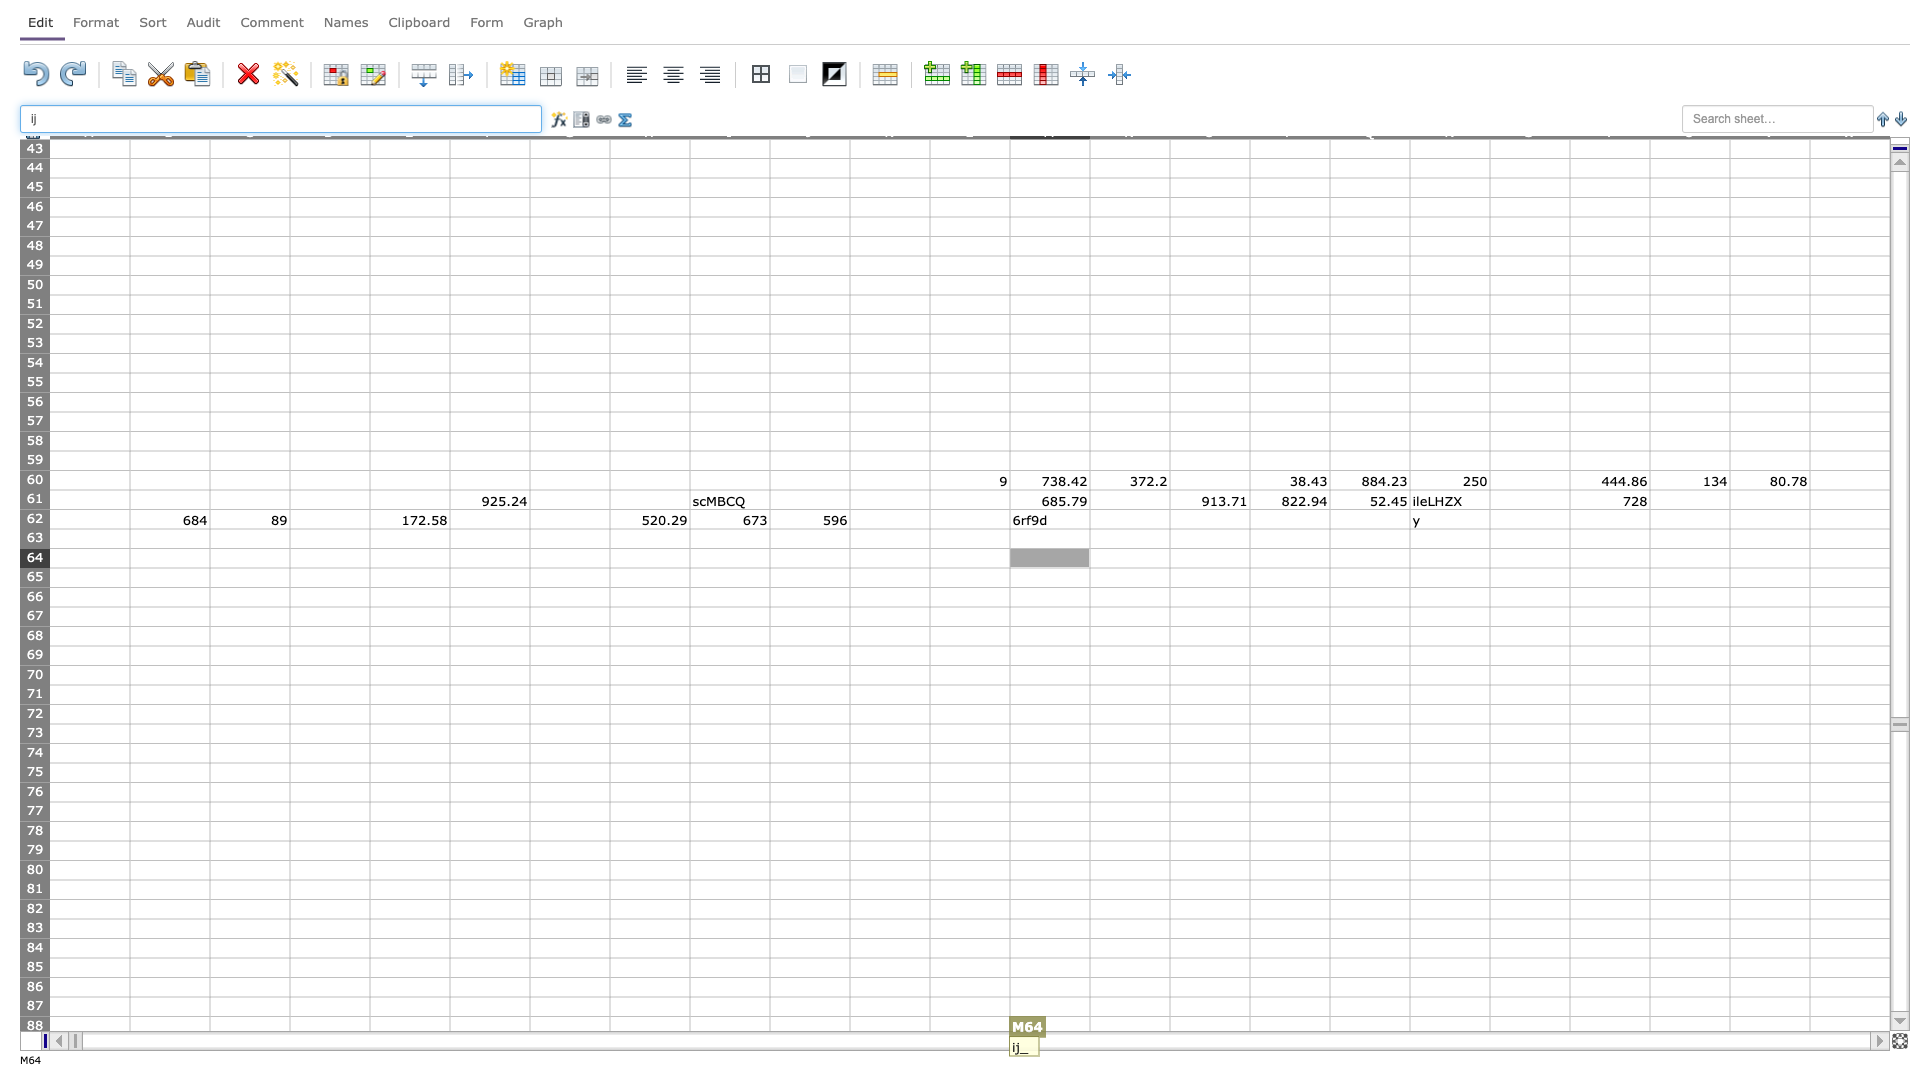  Describe the element at coordinates (1088, 966) in the screenshot. I see `left edge at column N row 85` at that location.